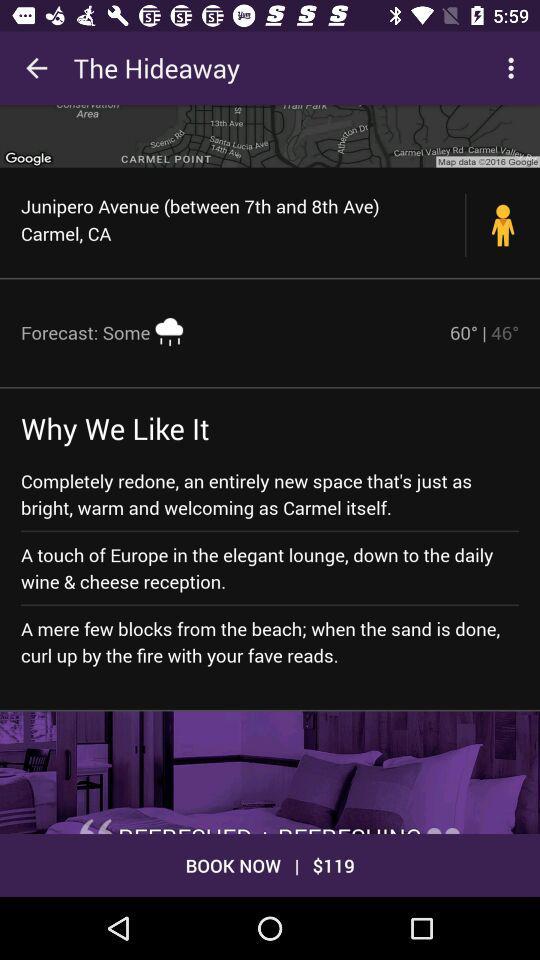 Image resolution: width=540 pixels, height=960 pixels. What do you see at coordinates (270, 493) in the screenshot?
I see `the item below the why we like icon` at bounding box center [270, 493].